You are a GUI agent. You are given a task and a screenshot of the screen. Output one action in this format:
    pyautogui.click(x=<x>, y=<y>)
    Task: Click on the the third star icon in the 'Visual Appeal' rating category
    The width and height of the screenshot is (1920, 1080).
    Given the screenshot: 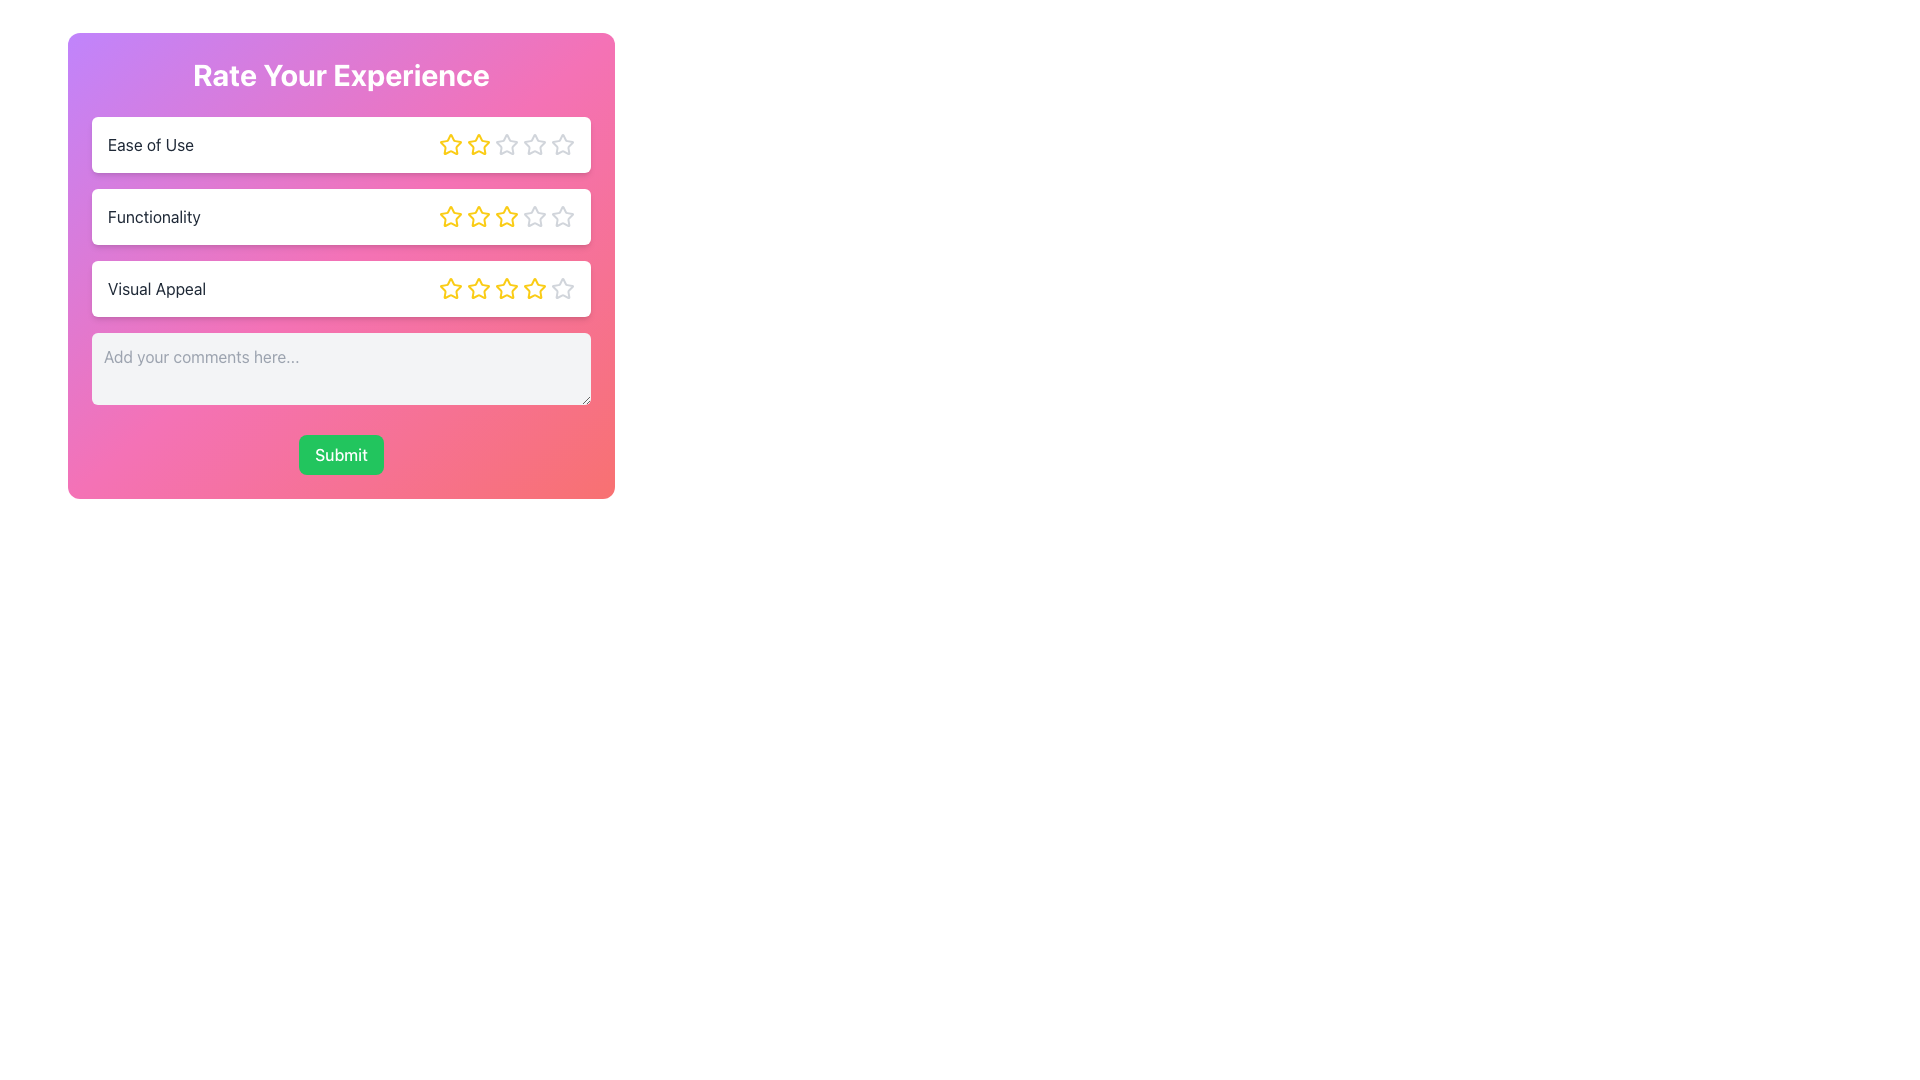 What is the action you would take?
    pyautogui.click(x=507, y=289)
    